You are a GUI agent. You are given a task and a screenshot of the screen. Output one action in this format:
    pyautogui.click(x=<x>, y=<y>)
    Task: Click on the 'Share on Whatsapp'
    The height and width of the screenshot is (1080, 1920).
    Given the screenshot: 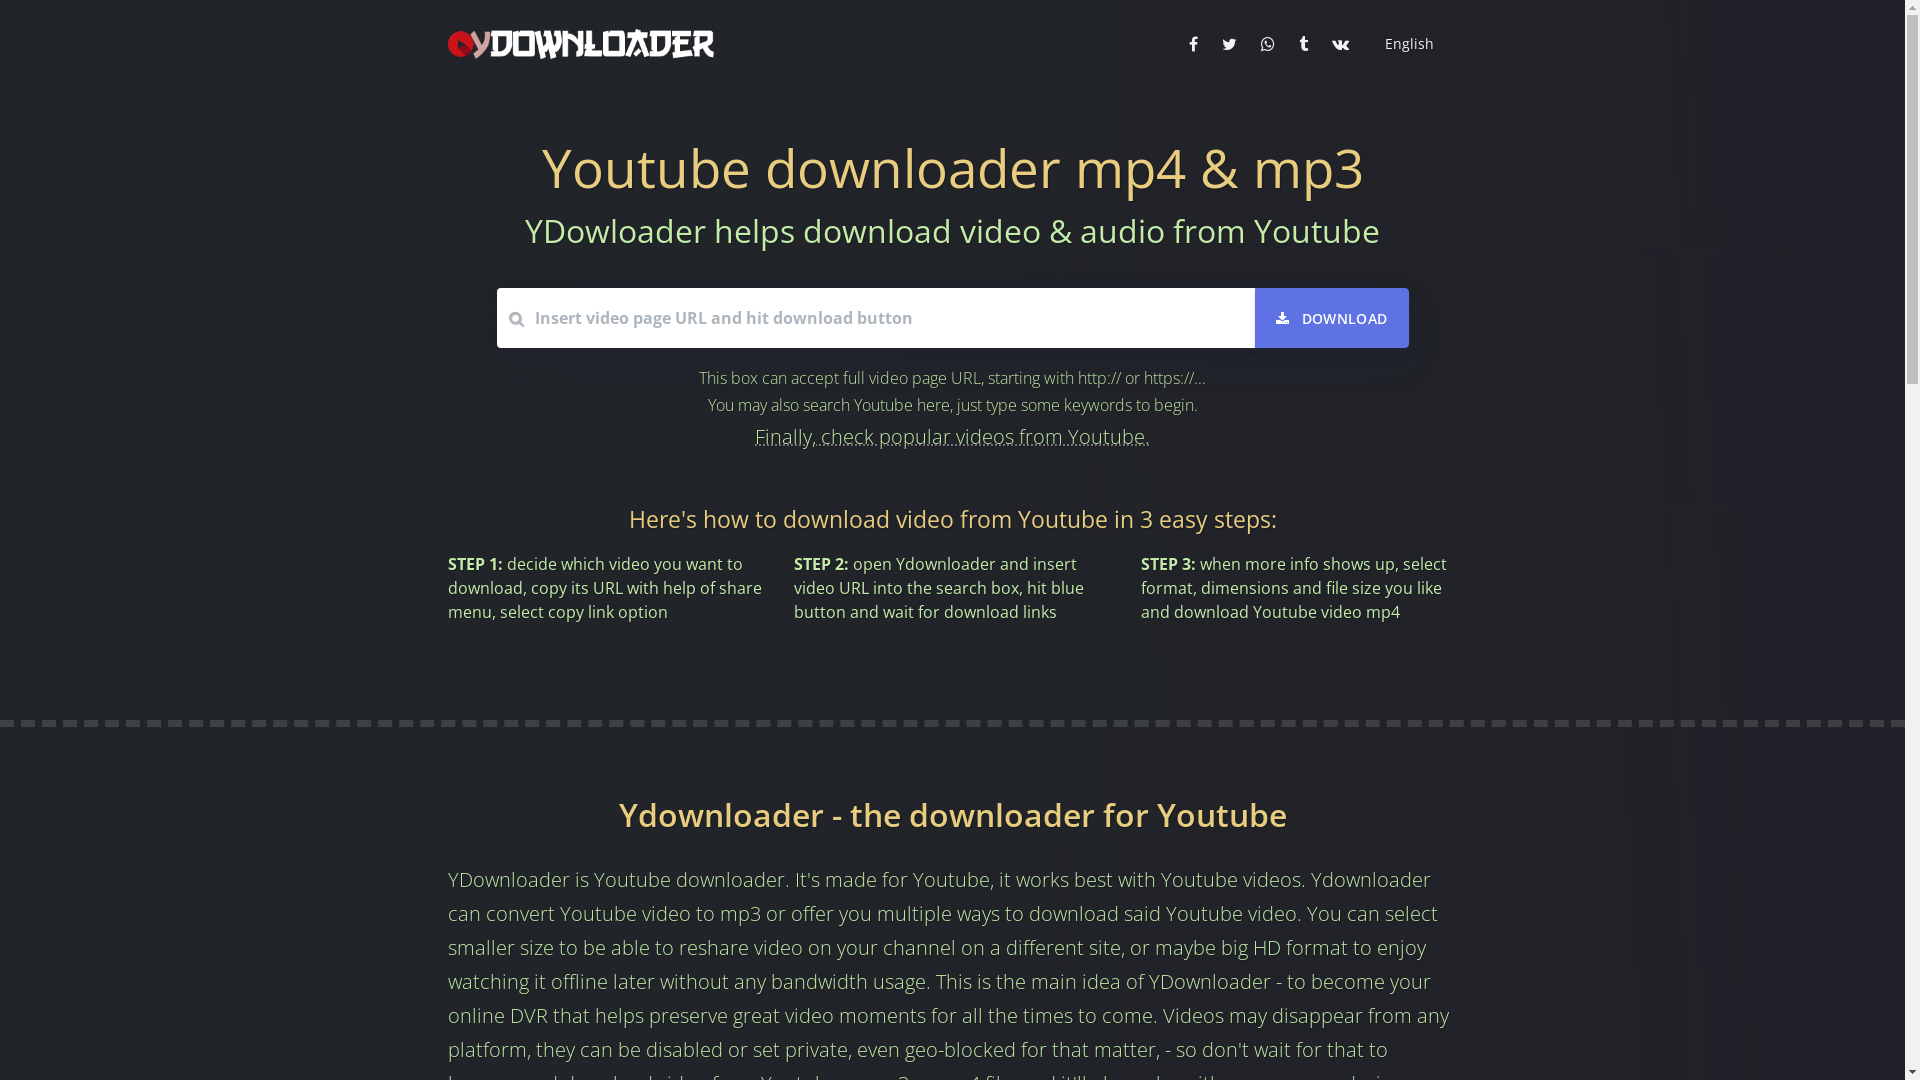 What is the action you would take?
    pyautogui.click(x=1266, y=43)
    